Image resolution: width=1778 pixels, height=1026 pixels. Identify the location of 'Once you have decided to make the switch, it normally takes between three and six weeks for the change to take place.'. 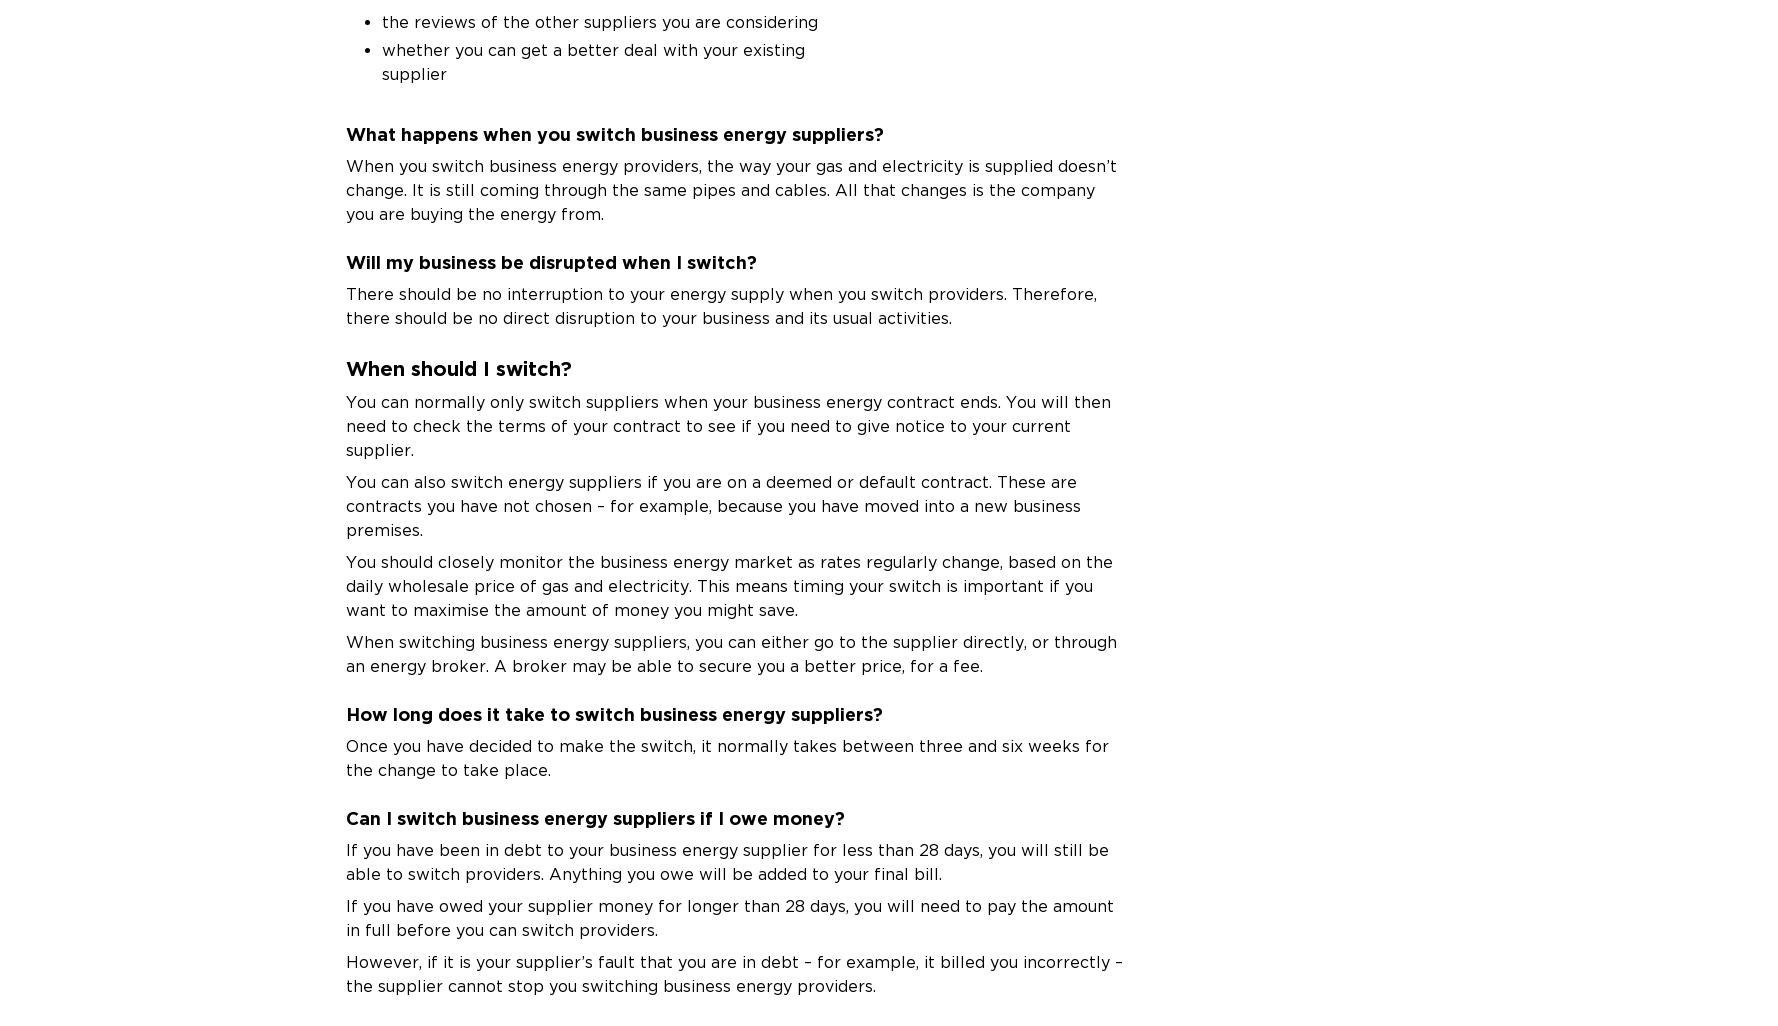
(726, 757).